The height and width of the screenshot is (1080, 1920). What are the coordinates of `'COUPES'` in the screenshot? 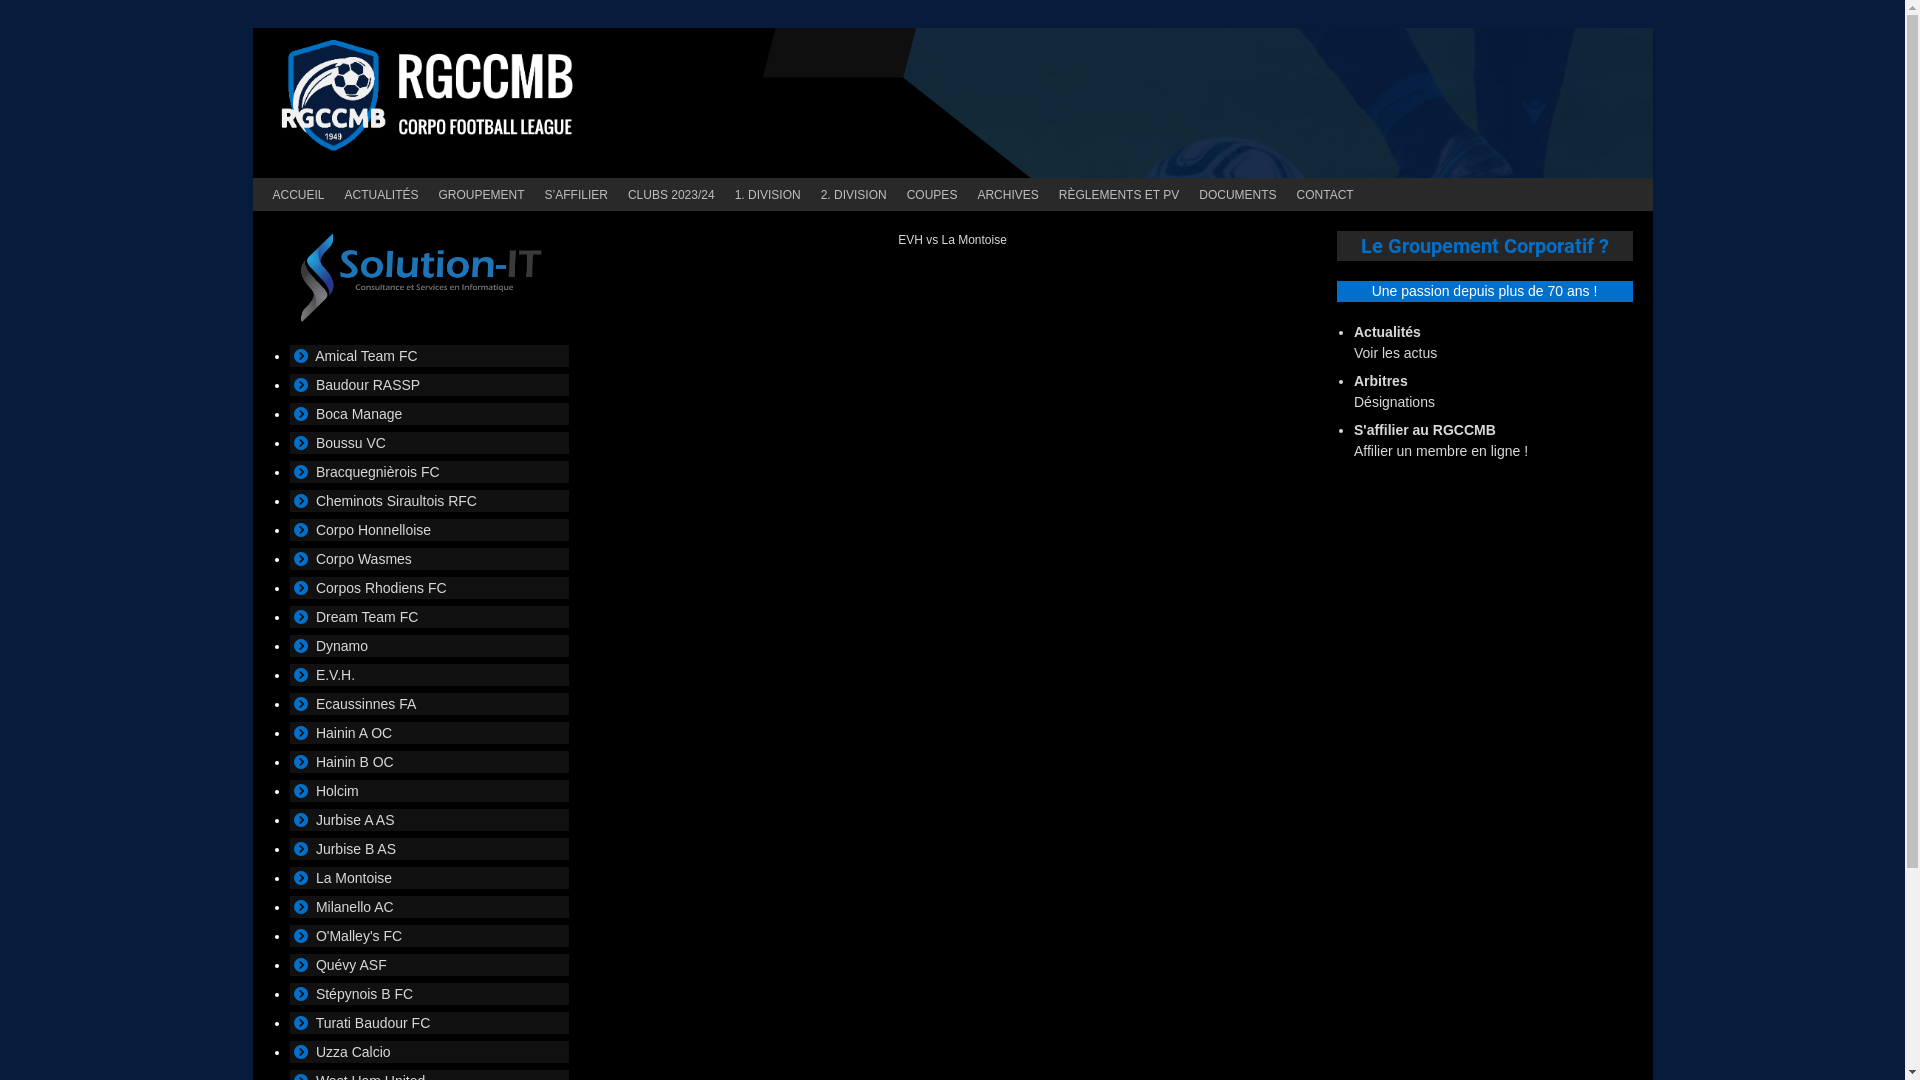 It's located at (931, 194).